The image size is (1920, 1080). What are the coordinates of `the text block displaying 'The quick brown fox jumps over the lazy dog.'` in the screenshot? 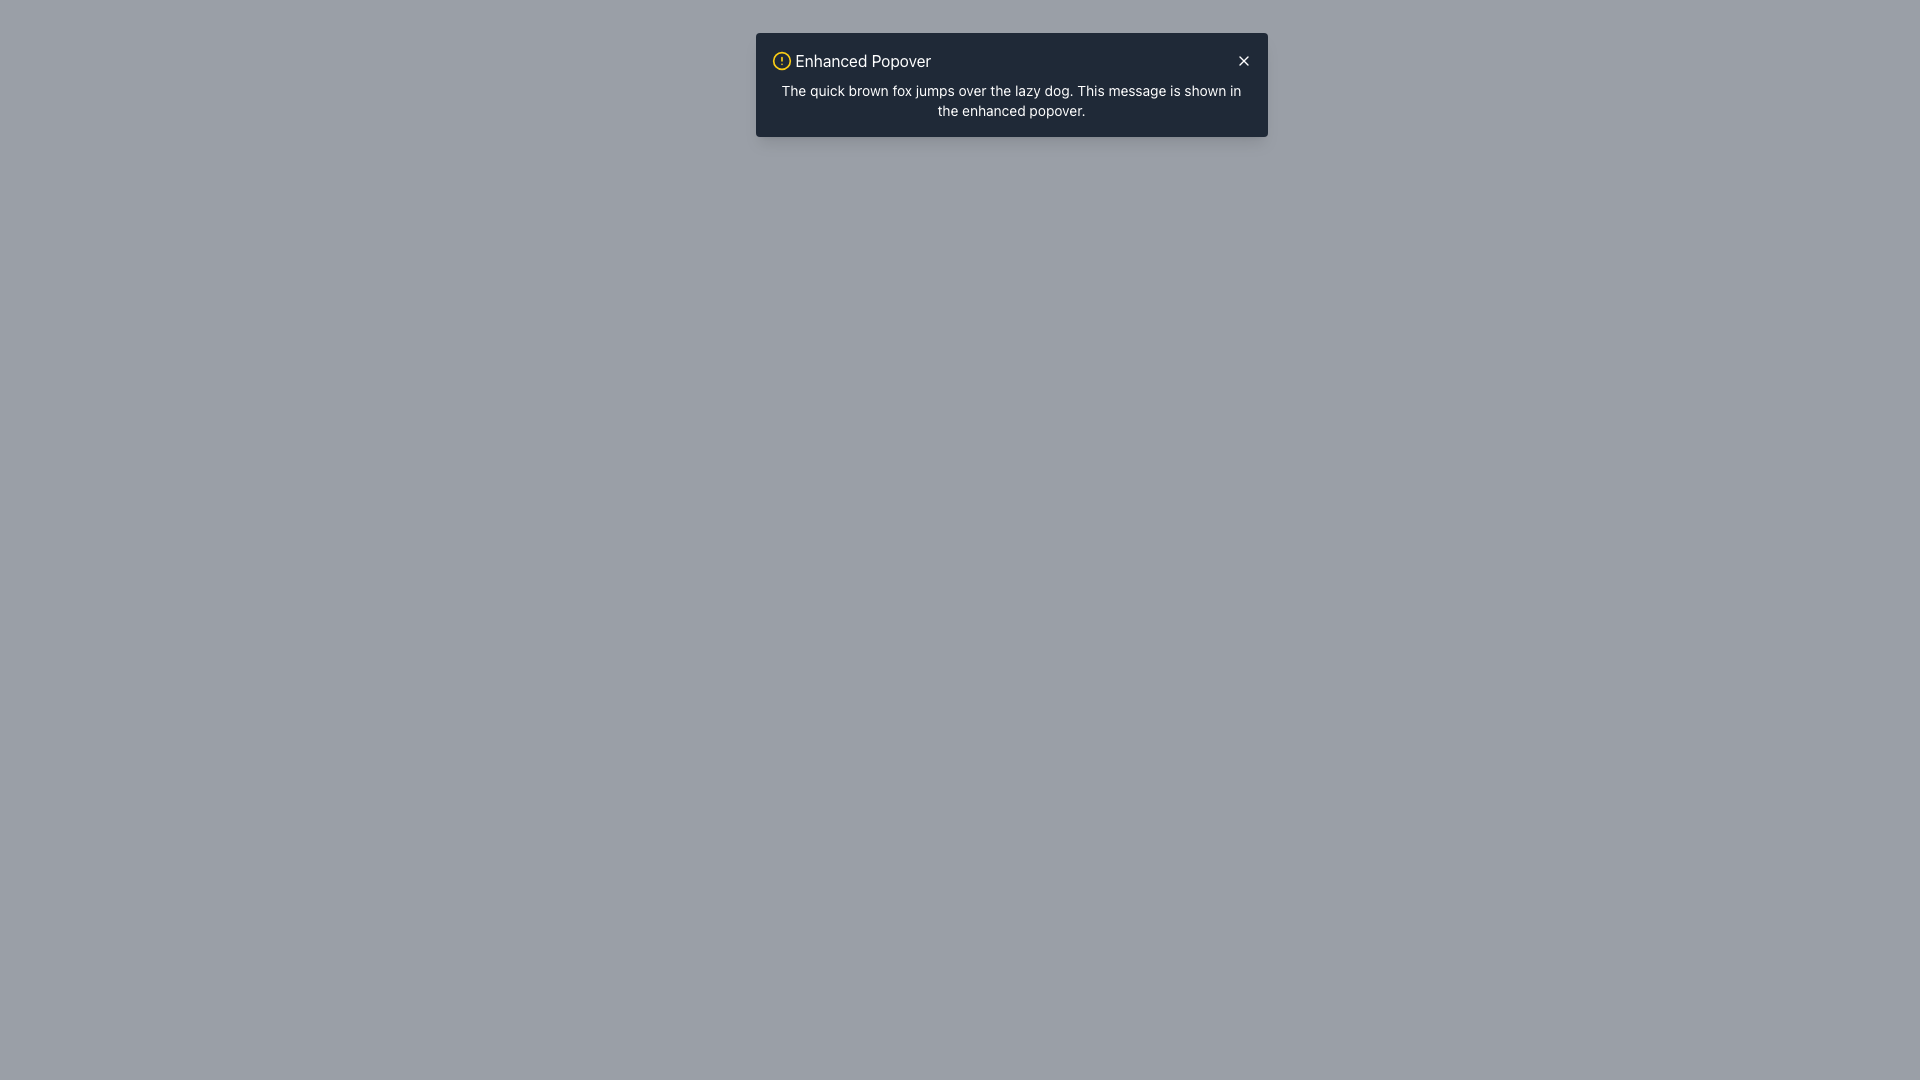 It's located at (1011, 100).